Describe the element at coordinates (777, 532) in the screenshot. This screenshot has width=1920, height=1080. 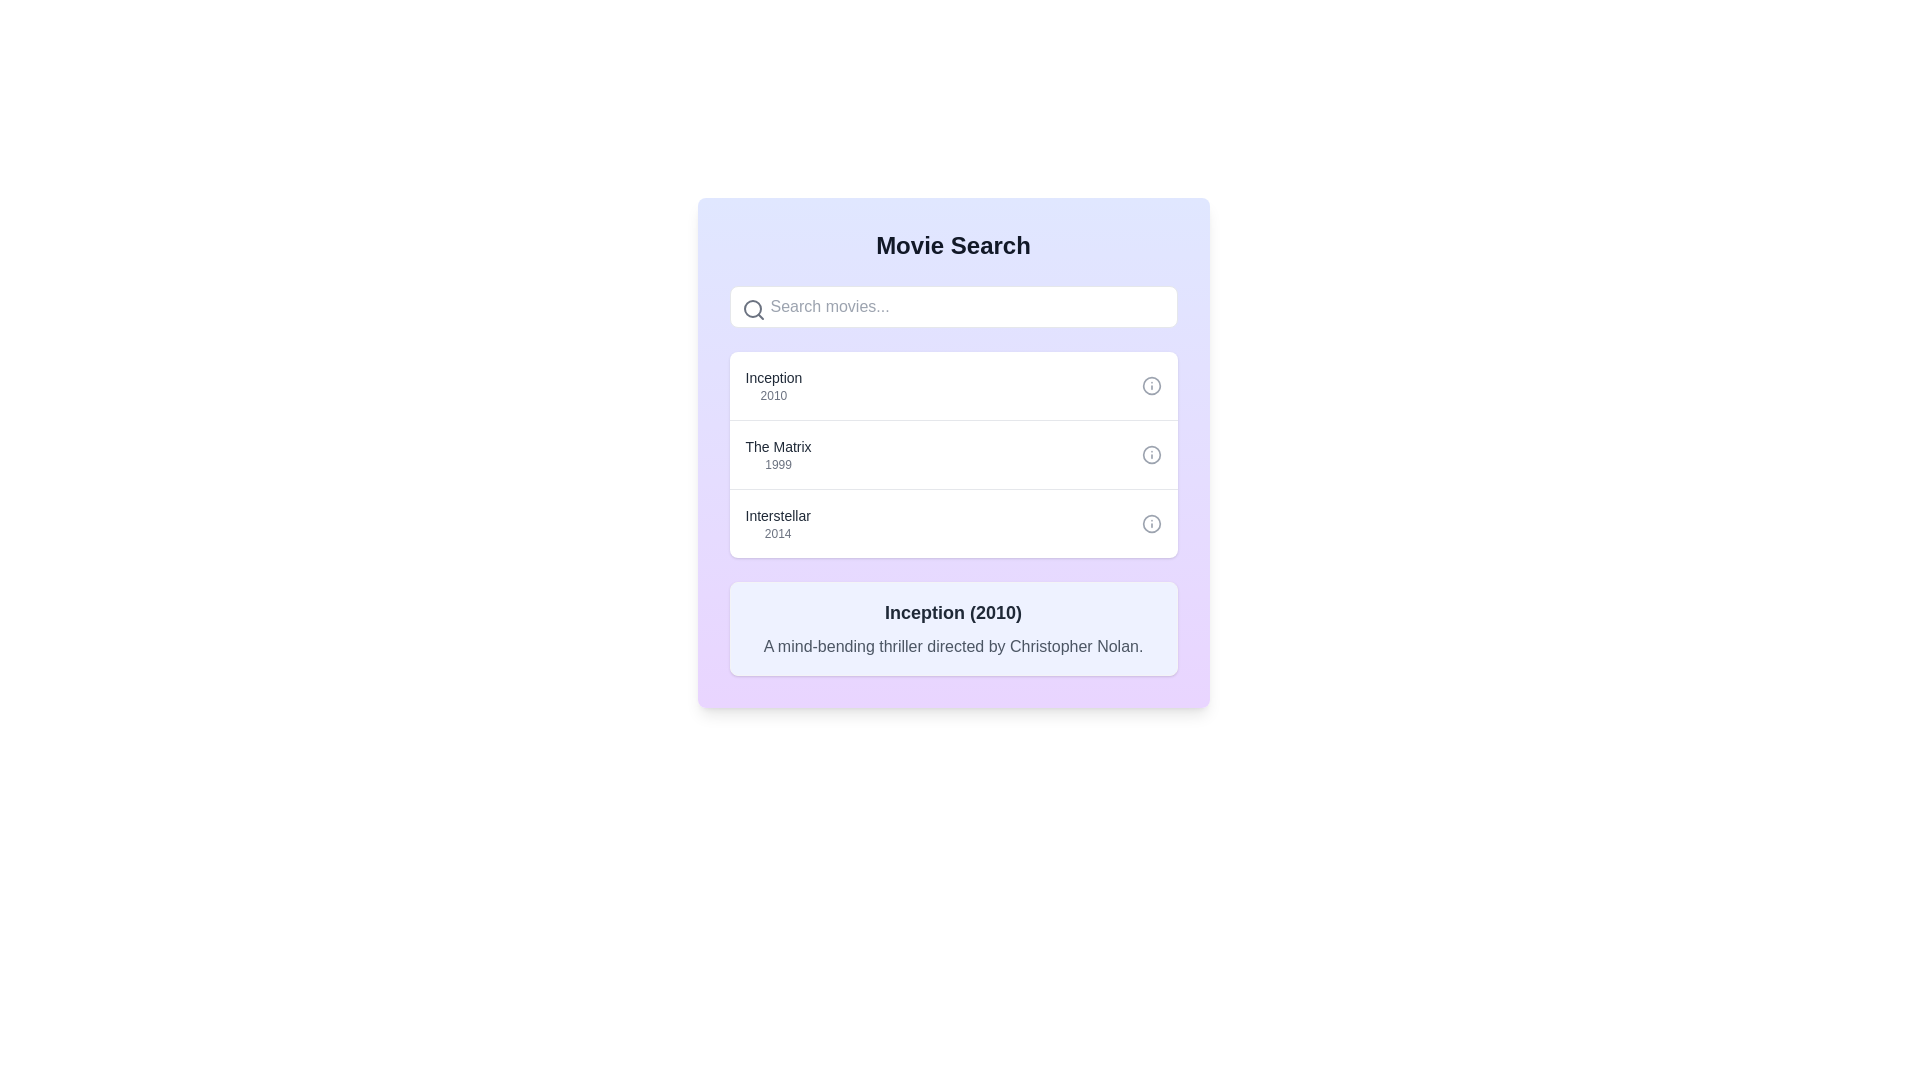
I see `the static text label displaying the year '2014', which is positioned directly beneath the movie title 'Interstellar'` at that location.